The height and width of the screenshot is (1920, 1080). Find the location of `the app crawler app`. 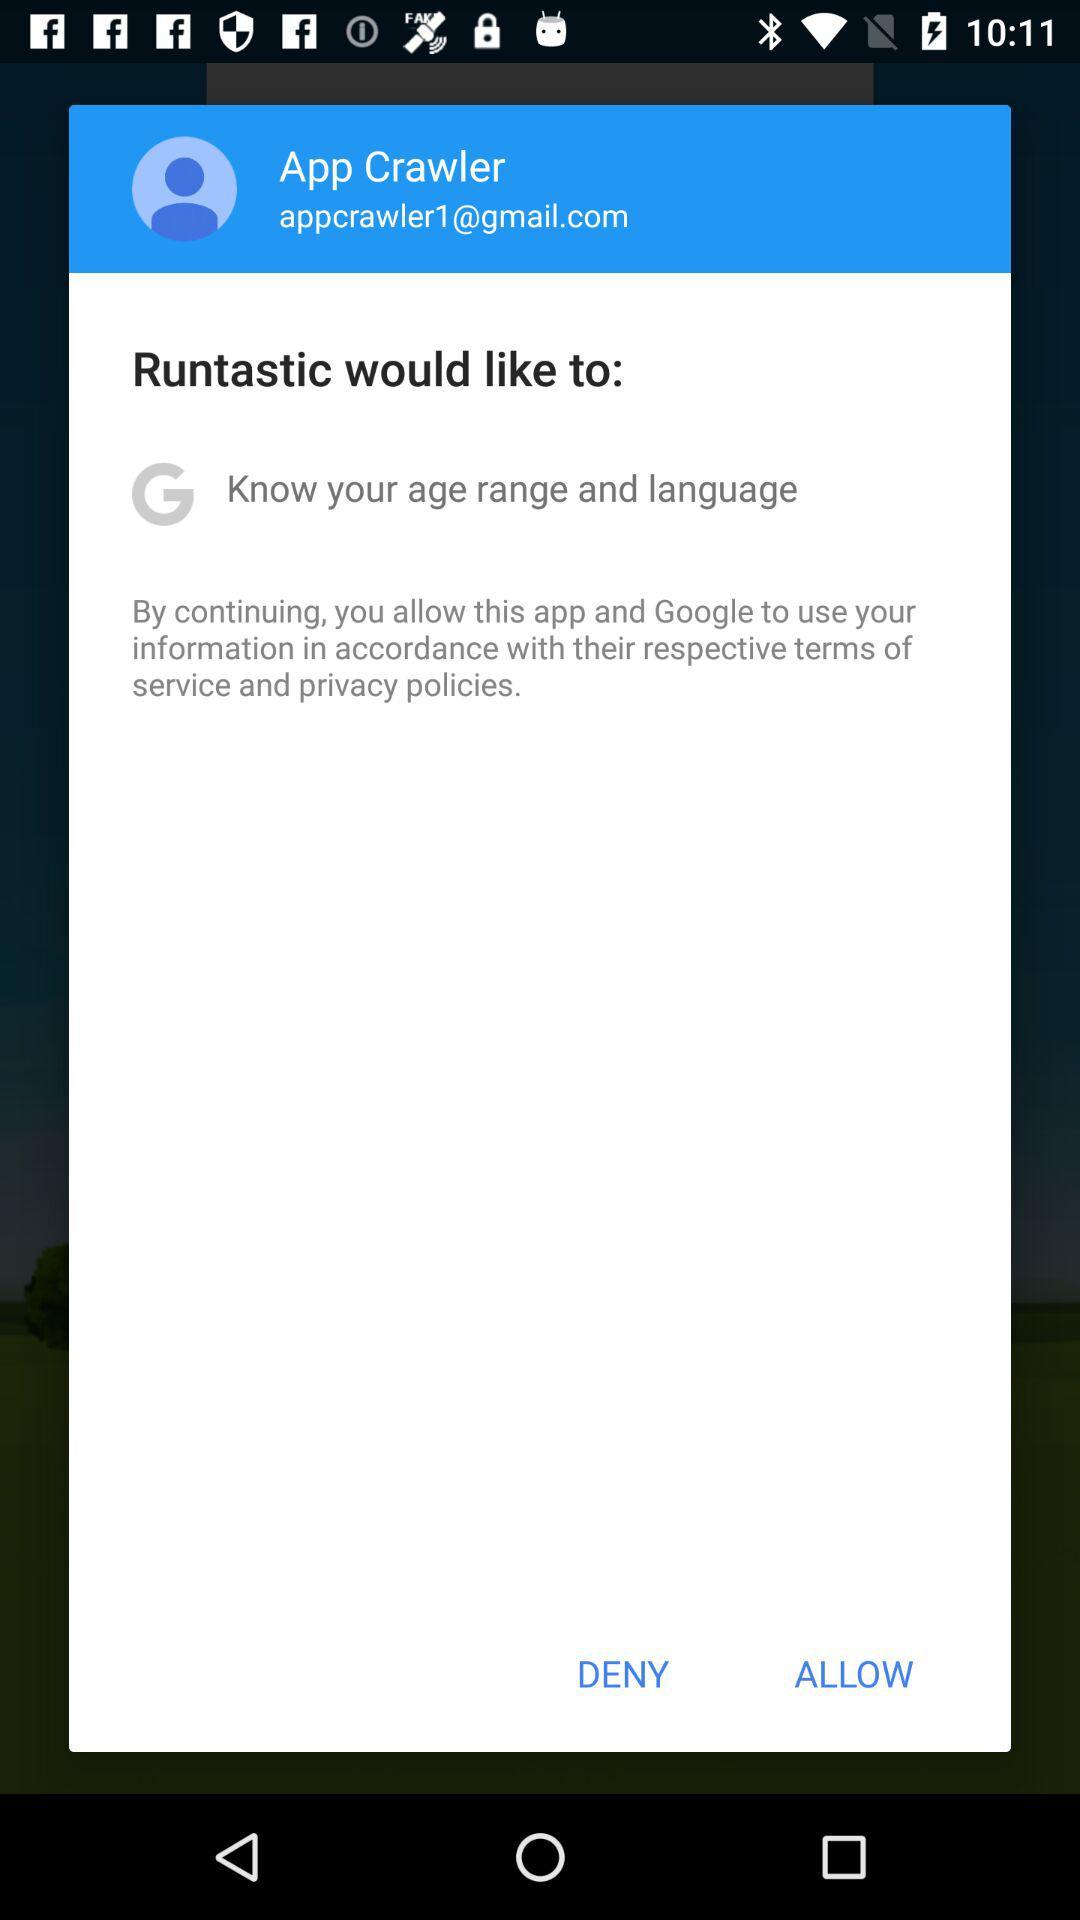

the app crawler app is located at coordinates (392, 164).